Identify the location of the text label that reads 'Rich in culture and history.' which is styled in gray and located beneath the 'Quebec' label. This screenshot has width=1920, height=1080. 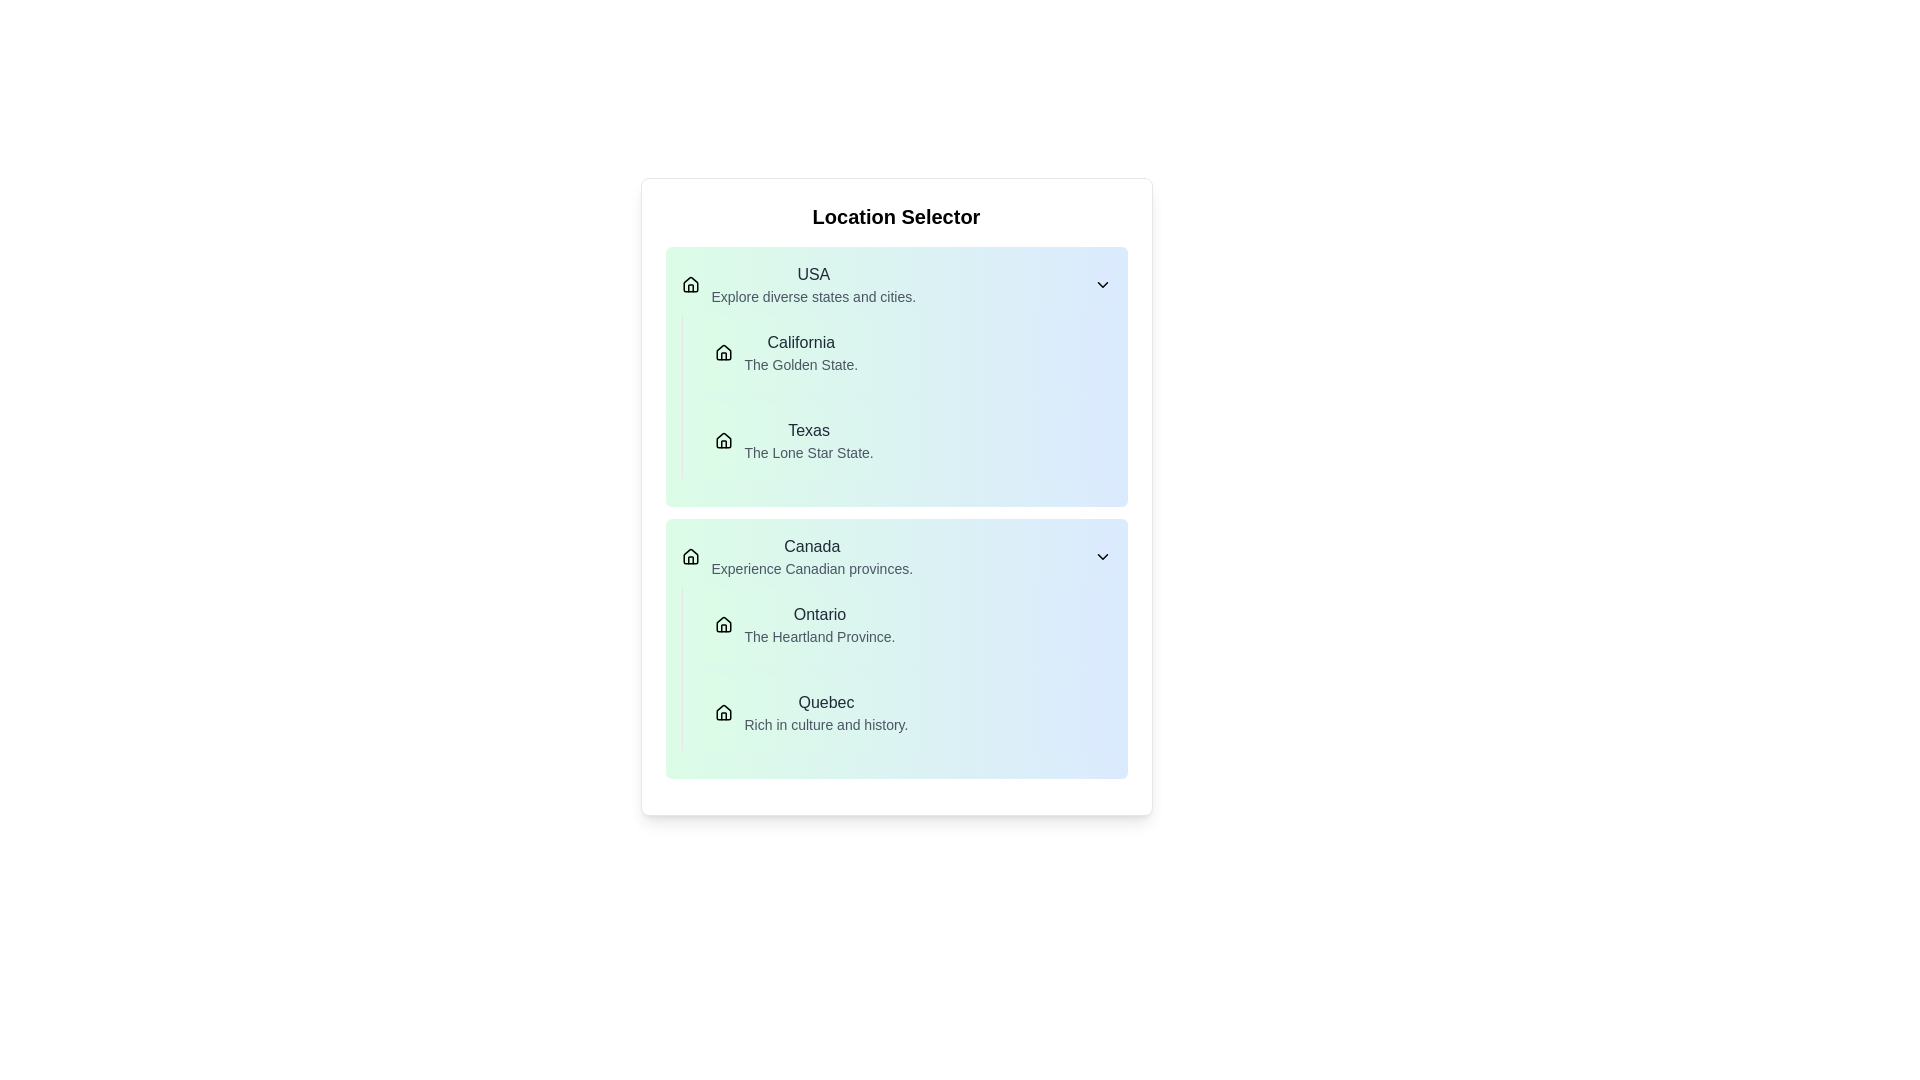
(826, 725).